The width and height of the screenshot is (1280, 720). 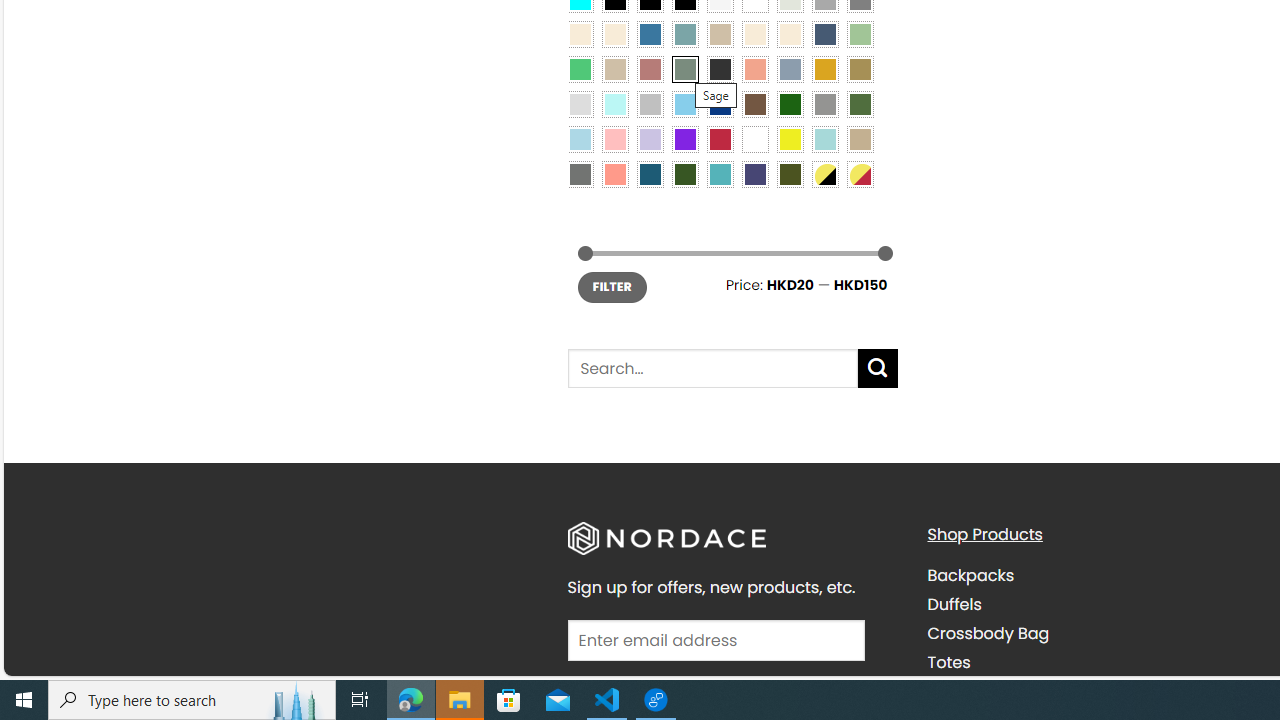 I want to click on 'Yellow', so click(x=788, y=137).